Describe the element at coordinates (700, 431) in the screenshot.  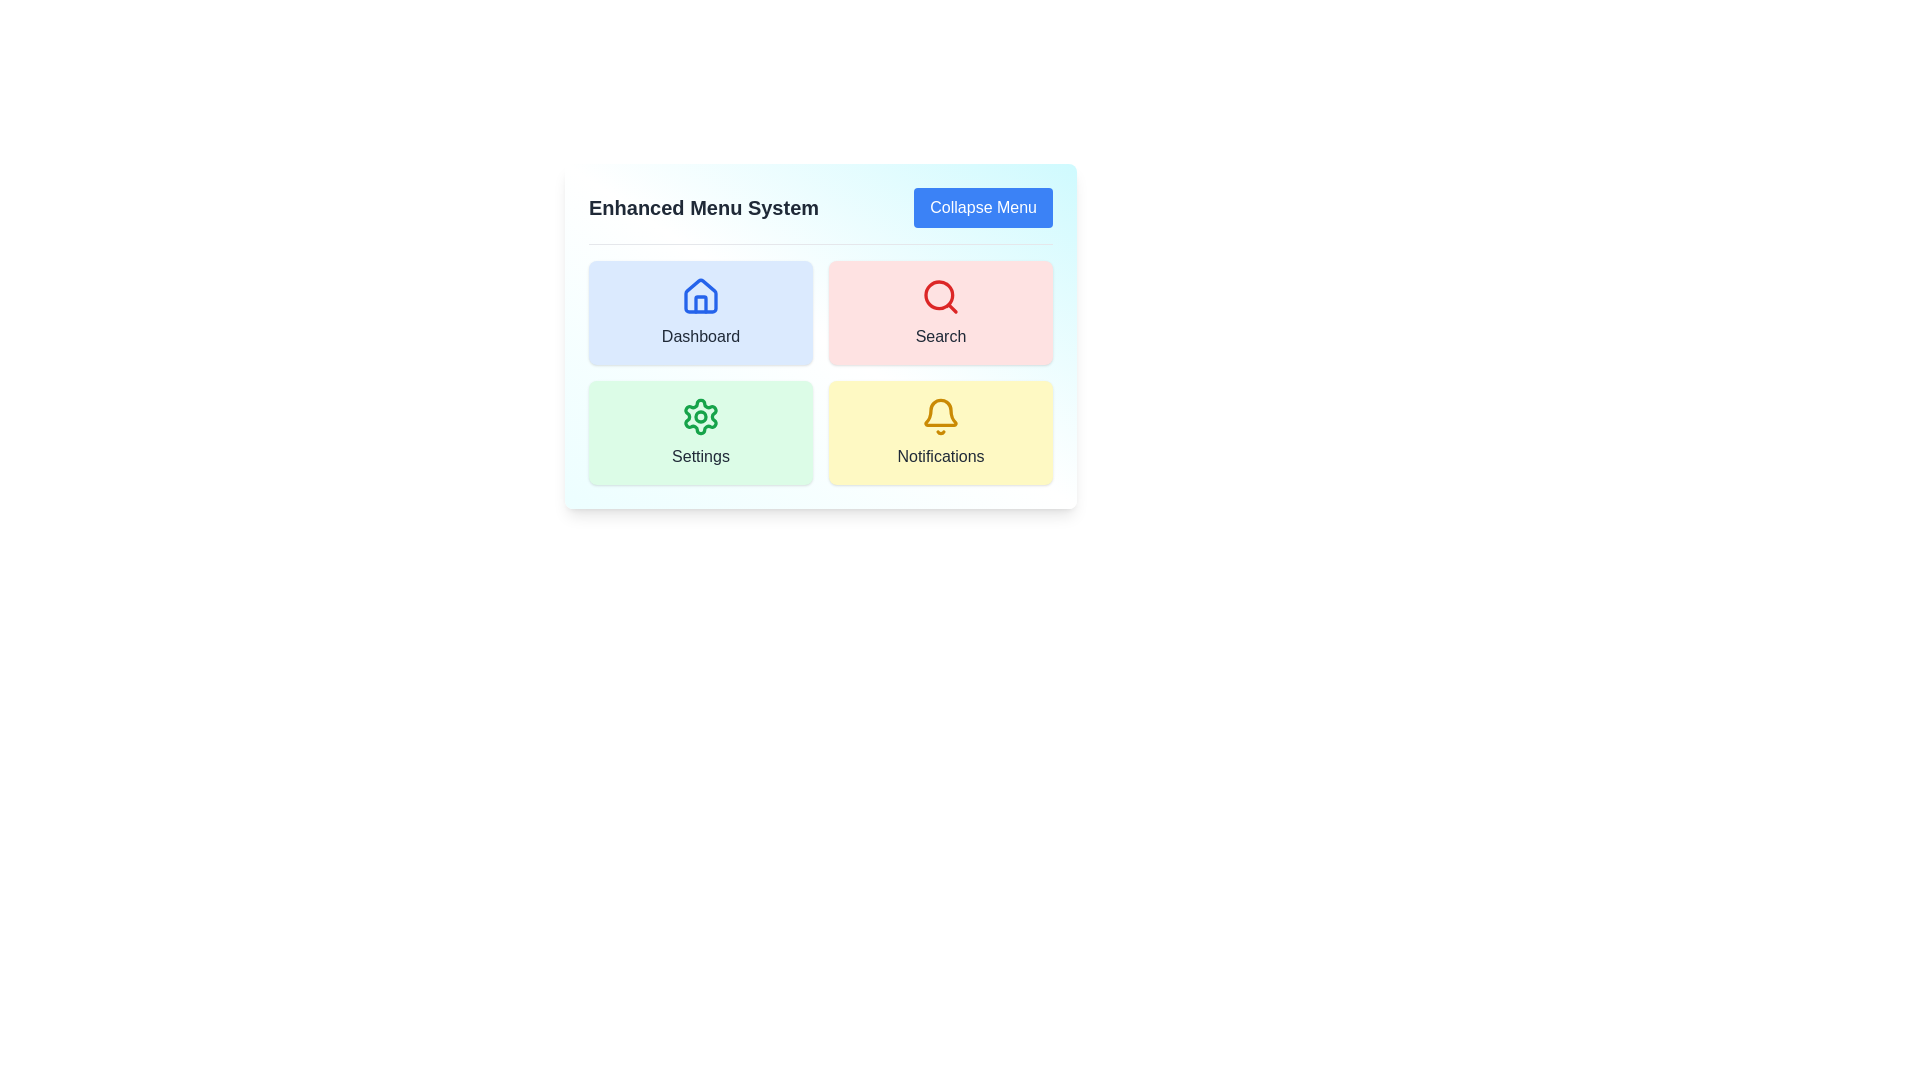
I see `the settings navigation button located in the bottom left corner of the 2x2 grid layout` at that location.